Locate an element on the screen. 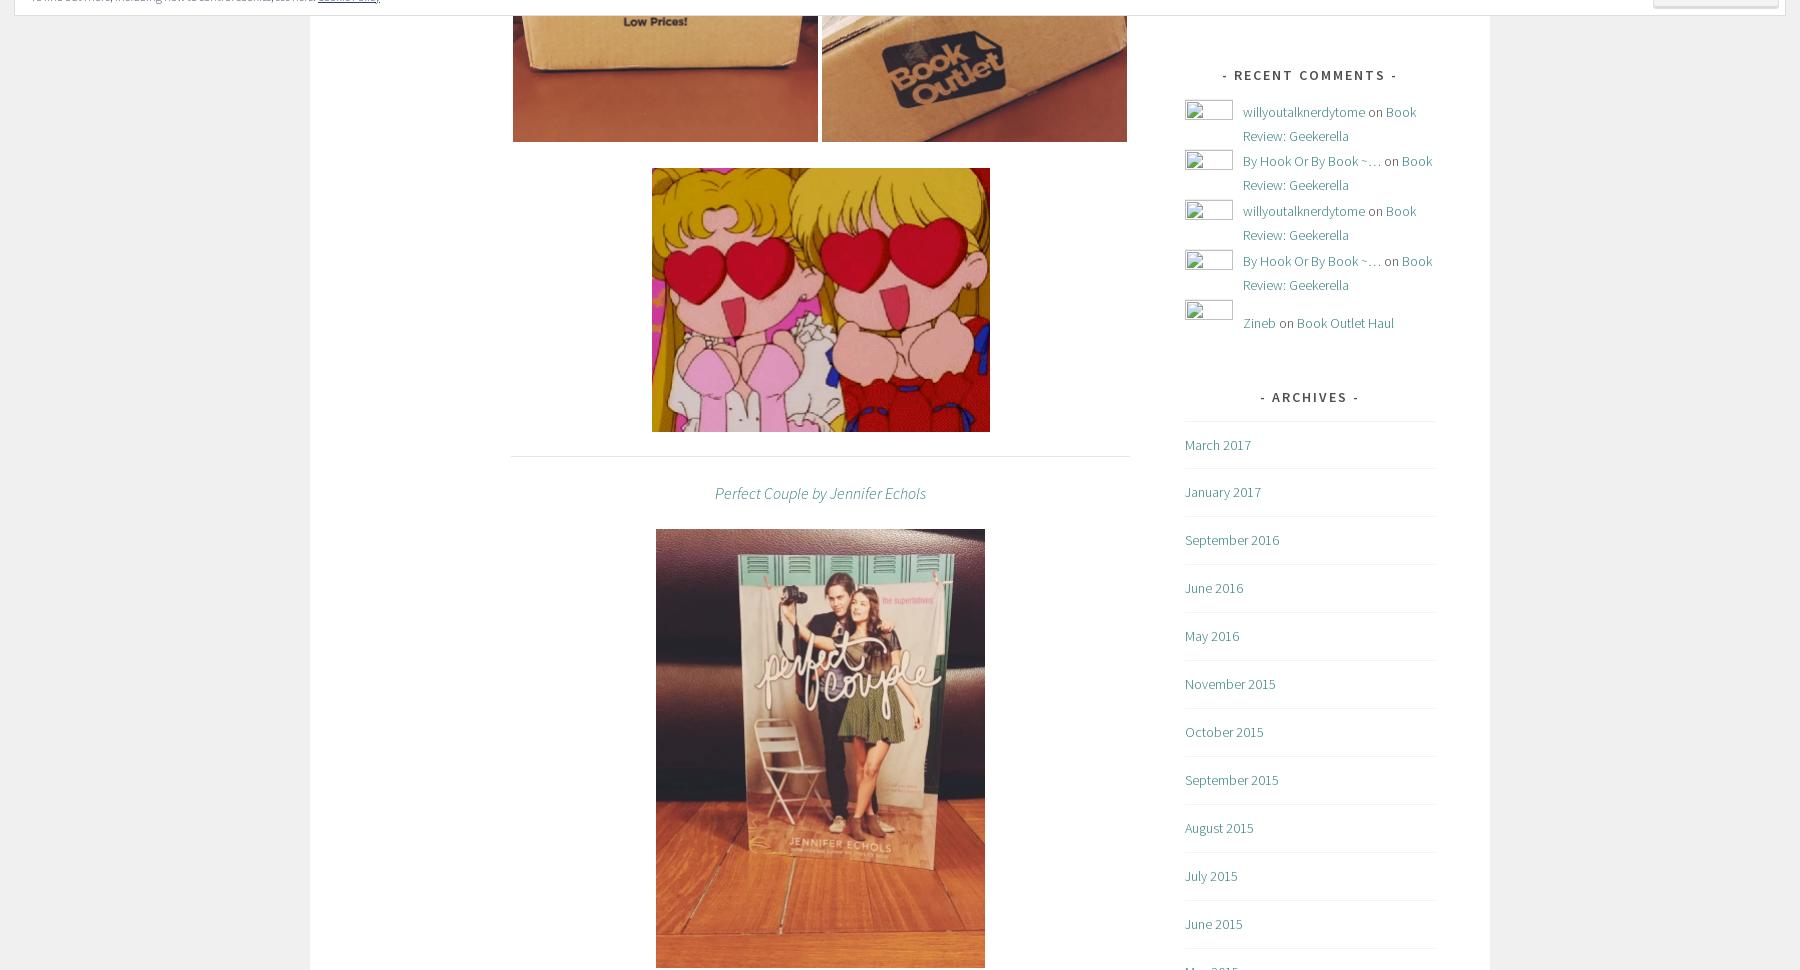 The image size is (1800, 970). 'September 2016' is located at coordinates (1230, 538).